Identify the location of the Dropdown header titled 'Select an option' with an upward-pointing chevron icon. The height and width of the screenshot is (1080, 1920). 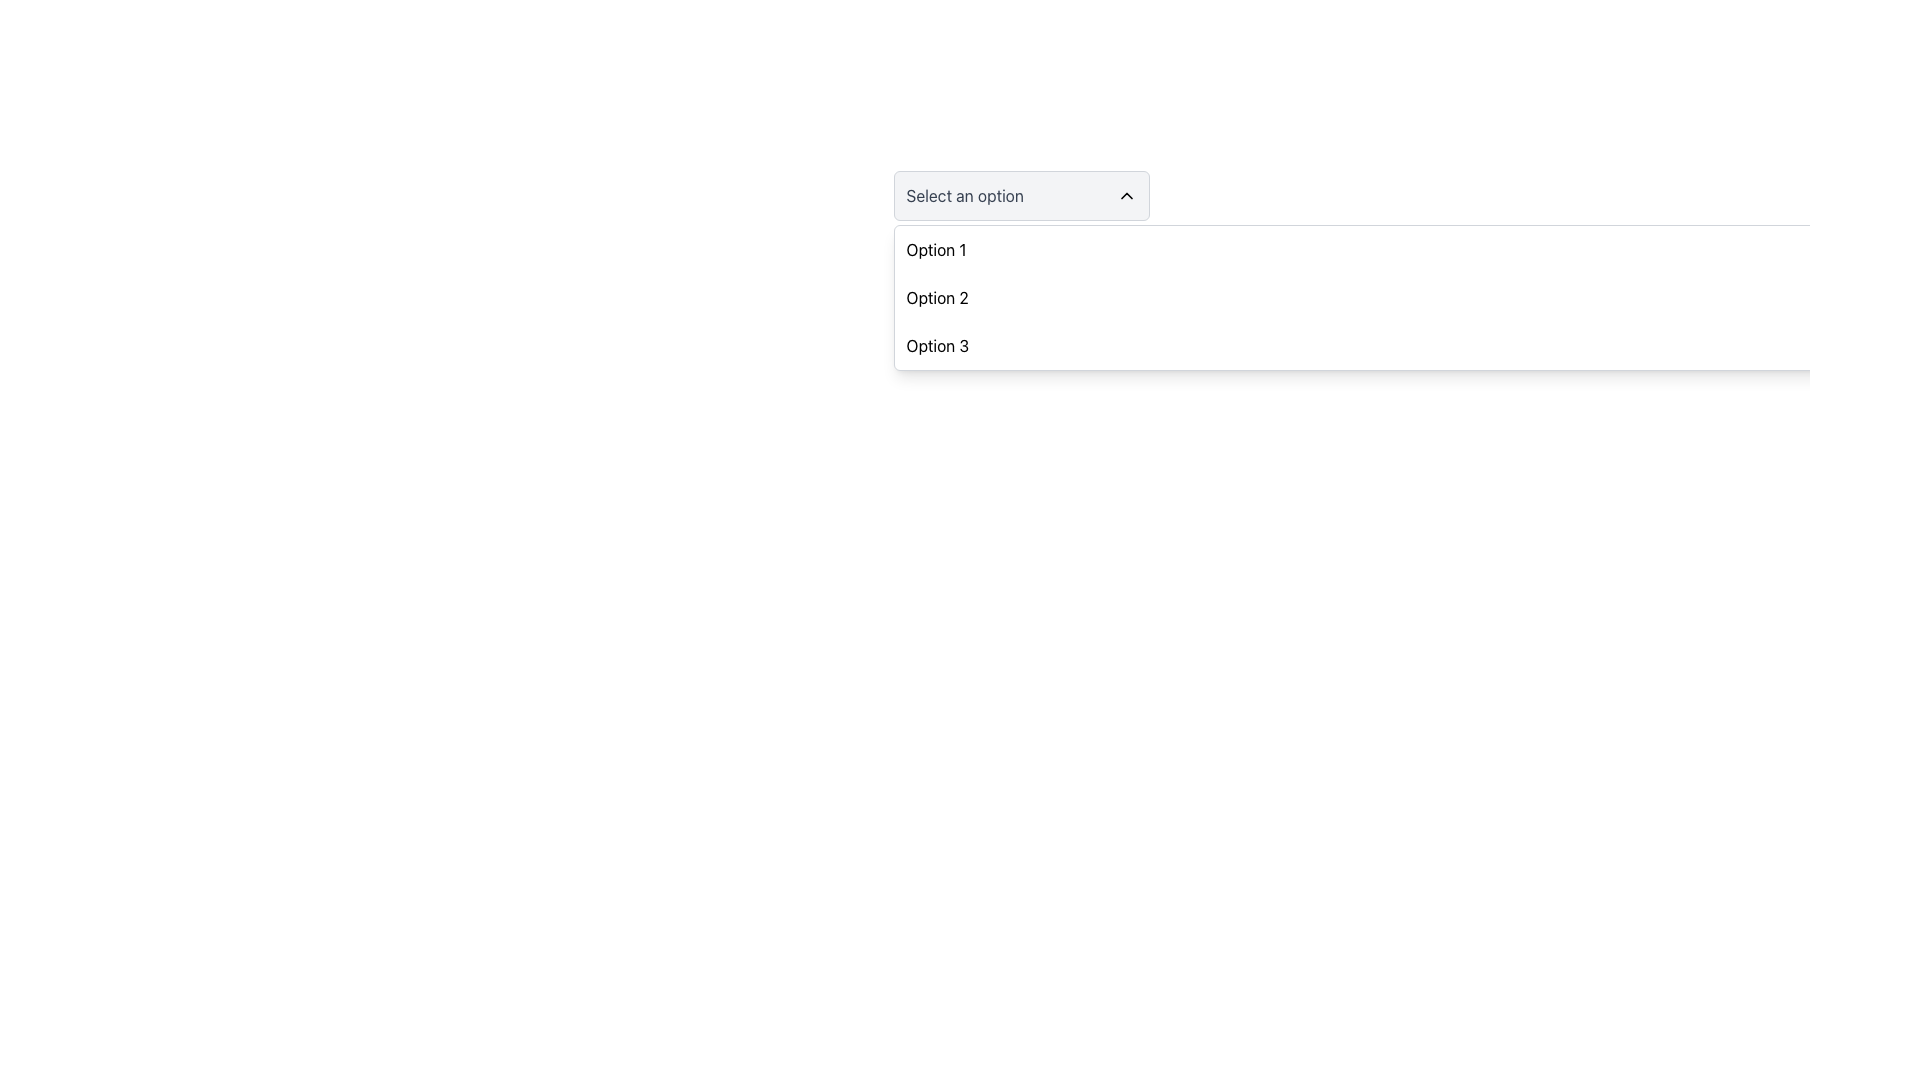
(1021, 196).